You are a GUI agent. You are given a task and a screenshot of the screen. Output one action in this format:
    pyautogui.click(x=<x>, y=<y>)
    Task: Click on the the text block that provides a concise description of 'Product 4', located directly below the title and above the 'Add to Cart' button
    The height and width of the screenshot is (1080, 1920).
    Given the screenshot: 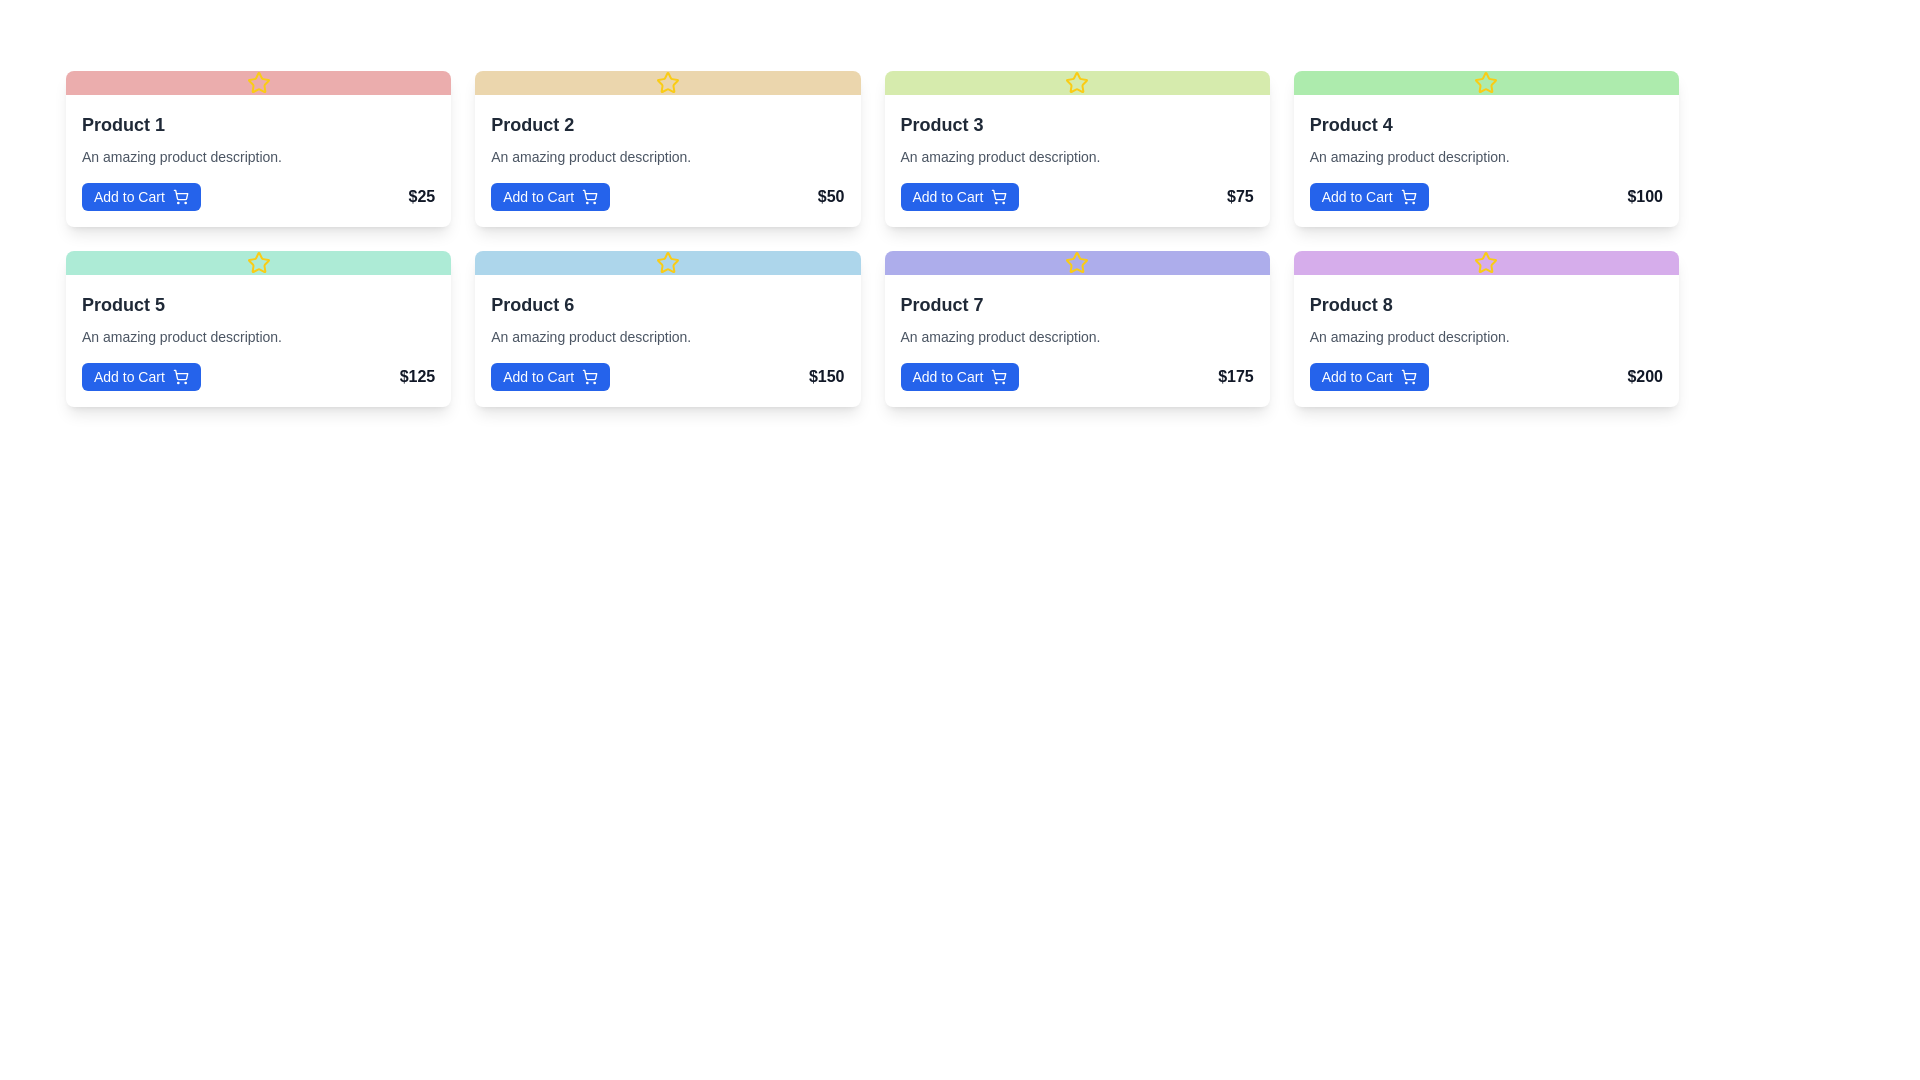 What is the action you would take?
    pyautogui.click(x=1408, y=156)
    